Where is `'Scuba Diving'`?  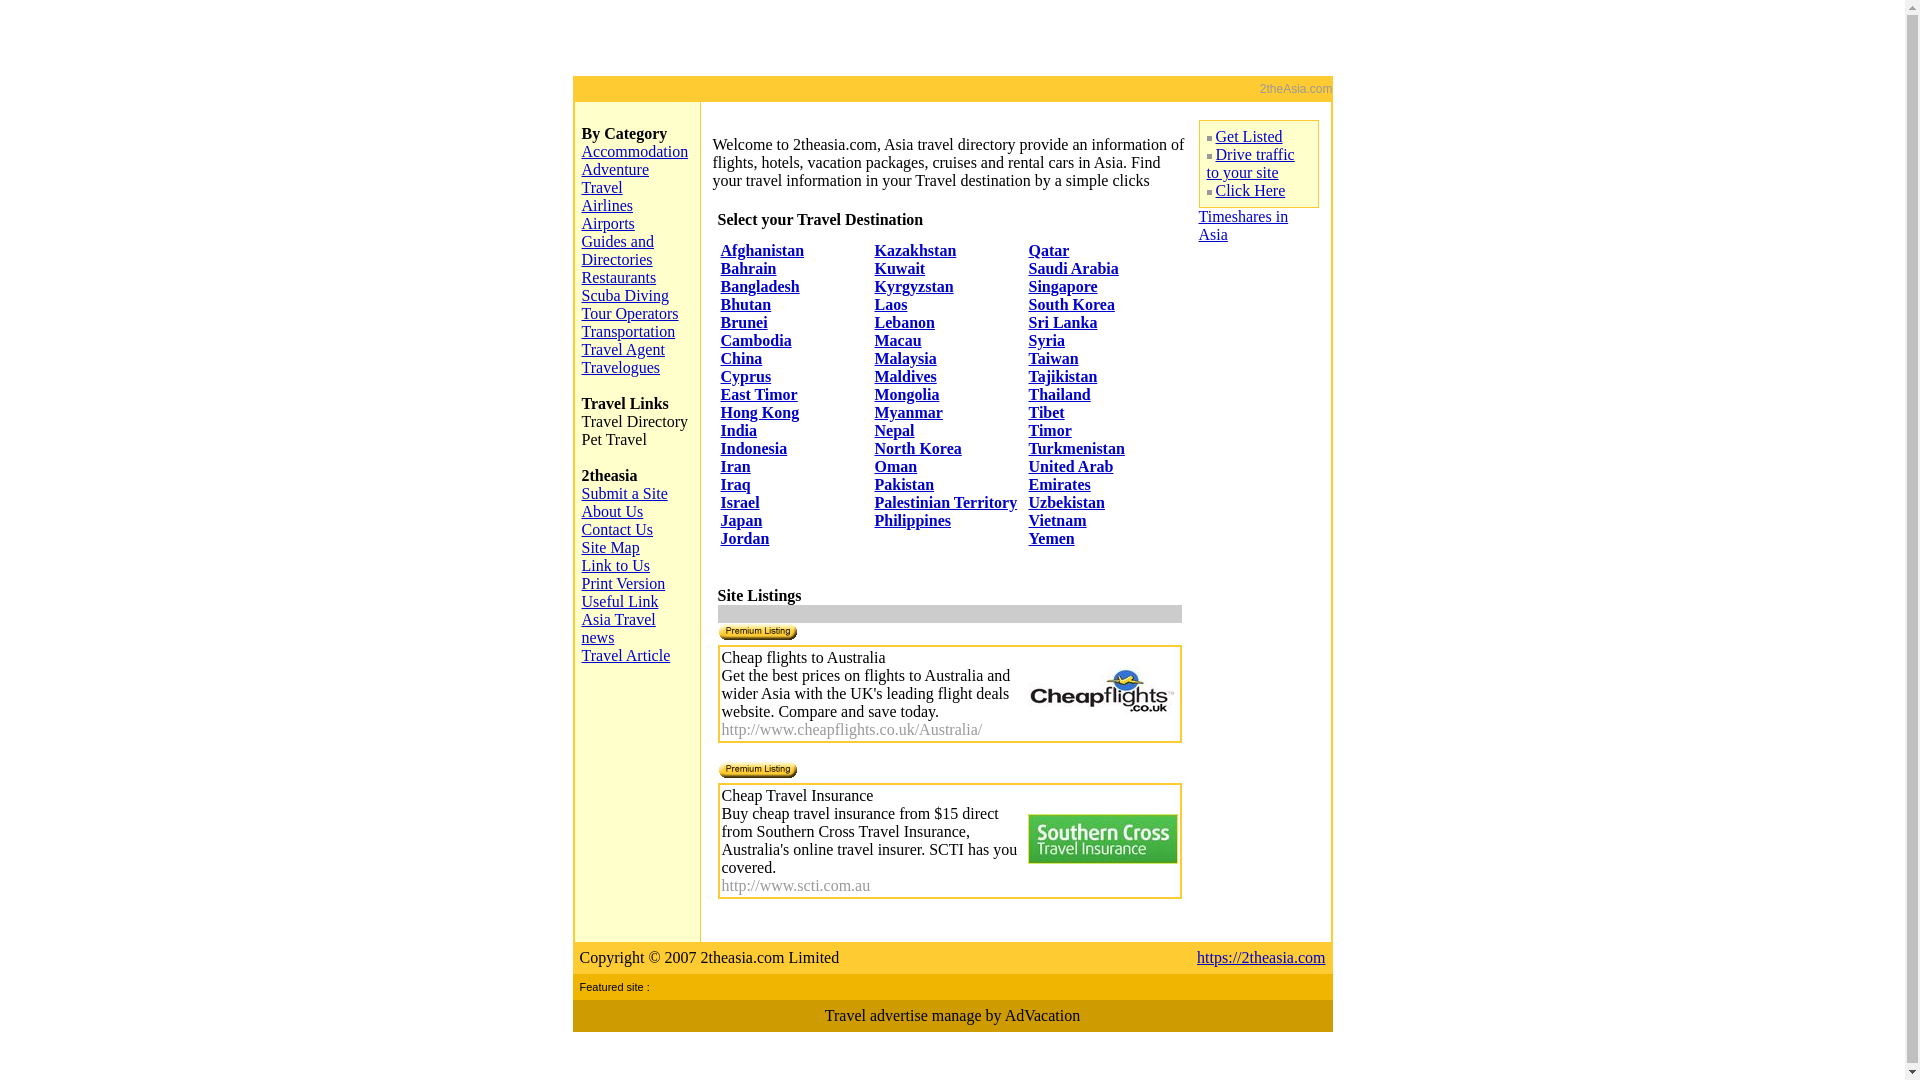
'Scuba Diving' is located at coordinates (624, 295).